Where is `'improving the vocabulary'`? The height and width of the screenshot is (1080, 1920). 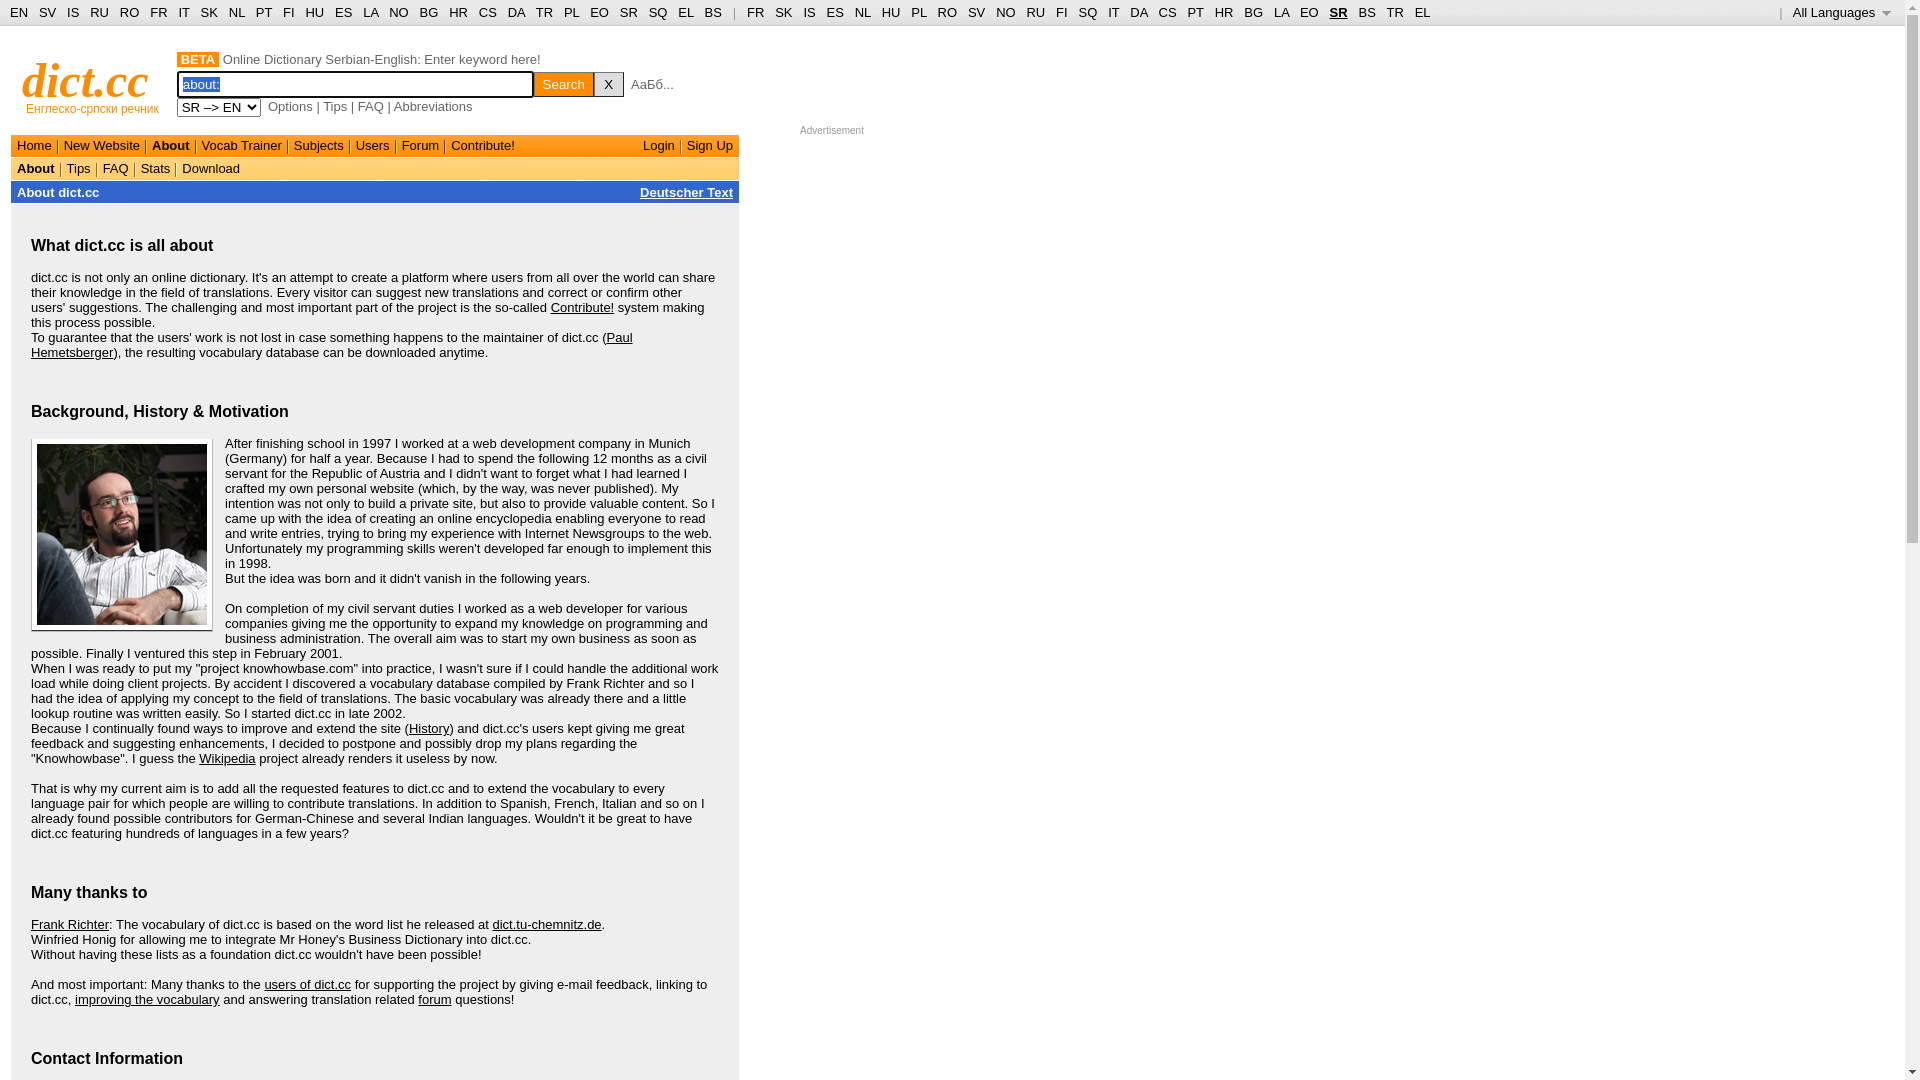
'improving the vocabulary' is located at coordinates (146, 999).